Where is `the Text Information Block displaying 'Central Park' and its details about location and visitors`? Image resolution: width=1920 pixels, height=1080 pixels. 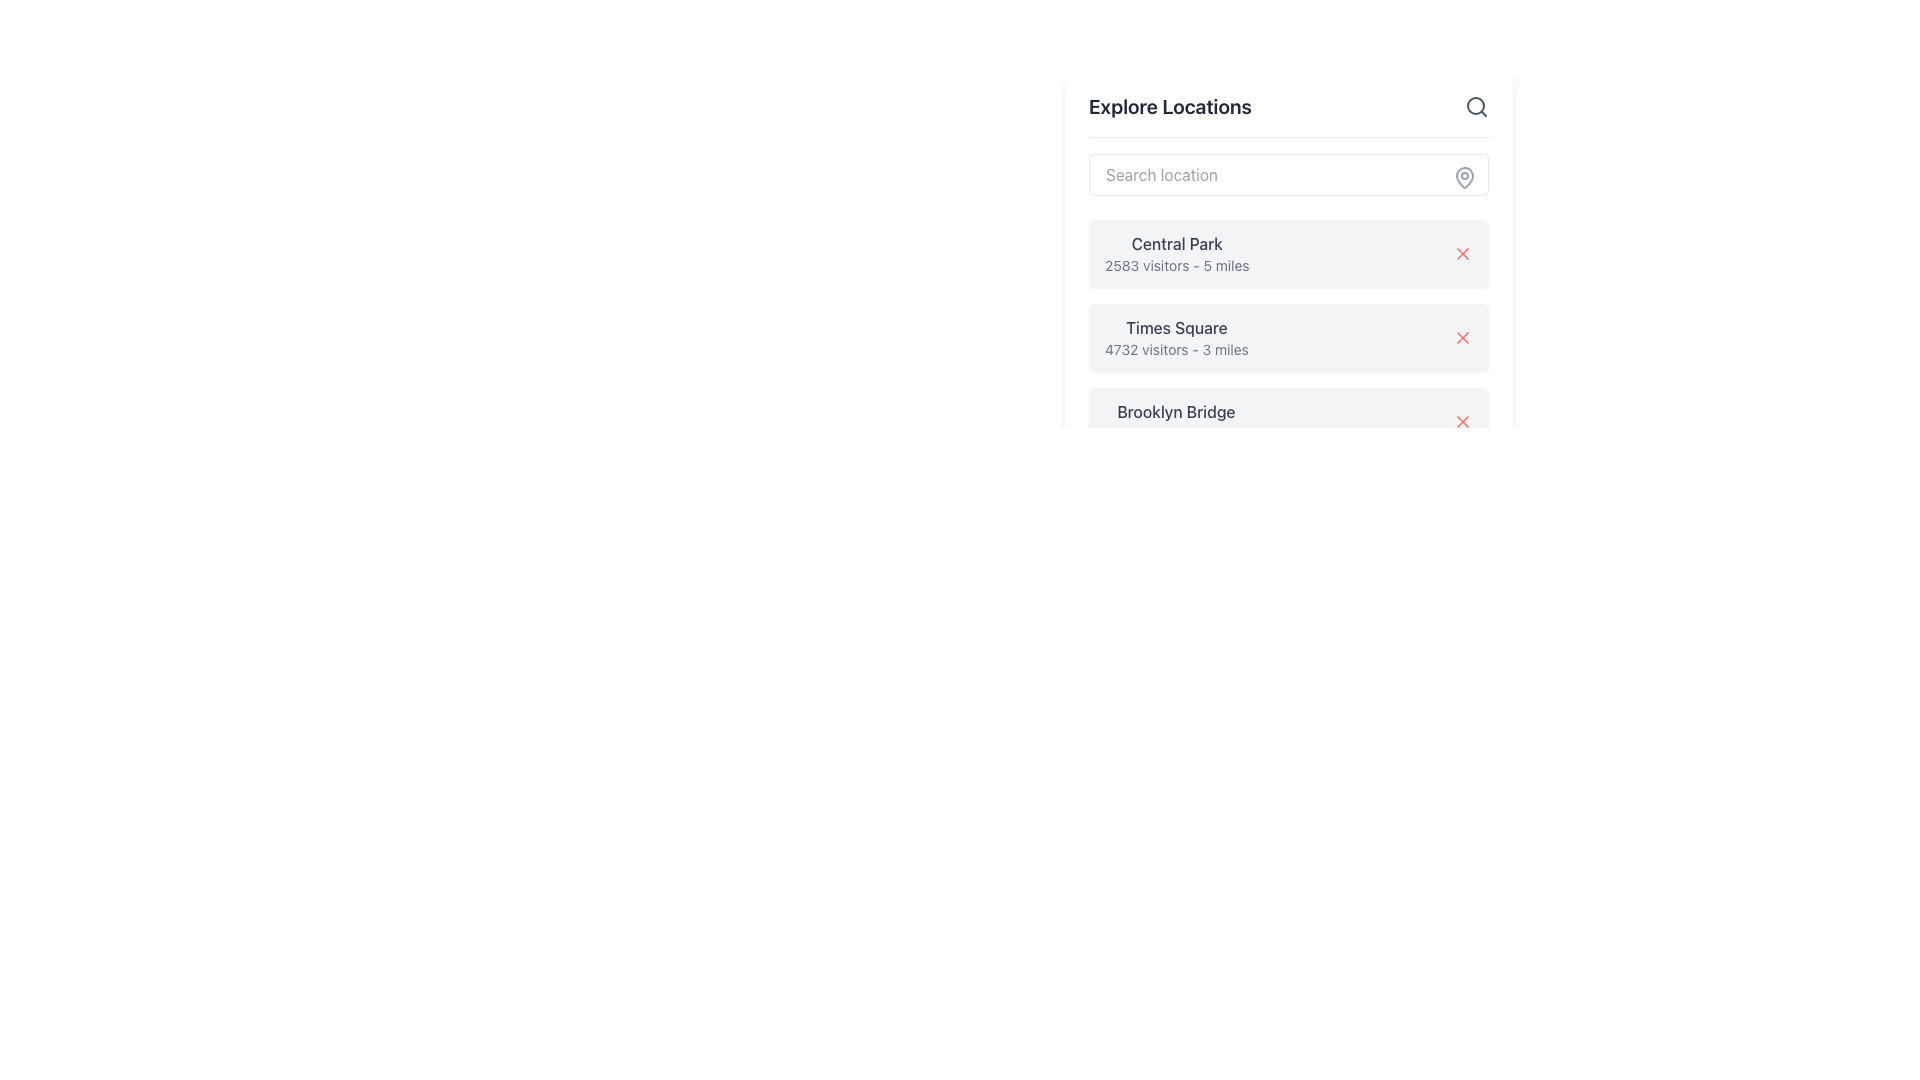
the Text Information Block displaying 'Central Park' and its details about location and visitors is located at coordinates (1177, 253).